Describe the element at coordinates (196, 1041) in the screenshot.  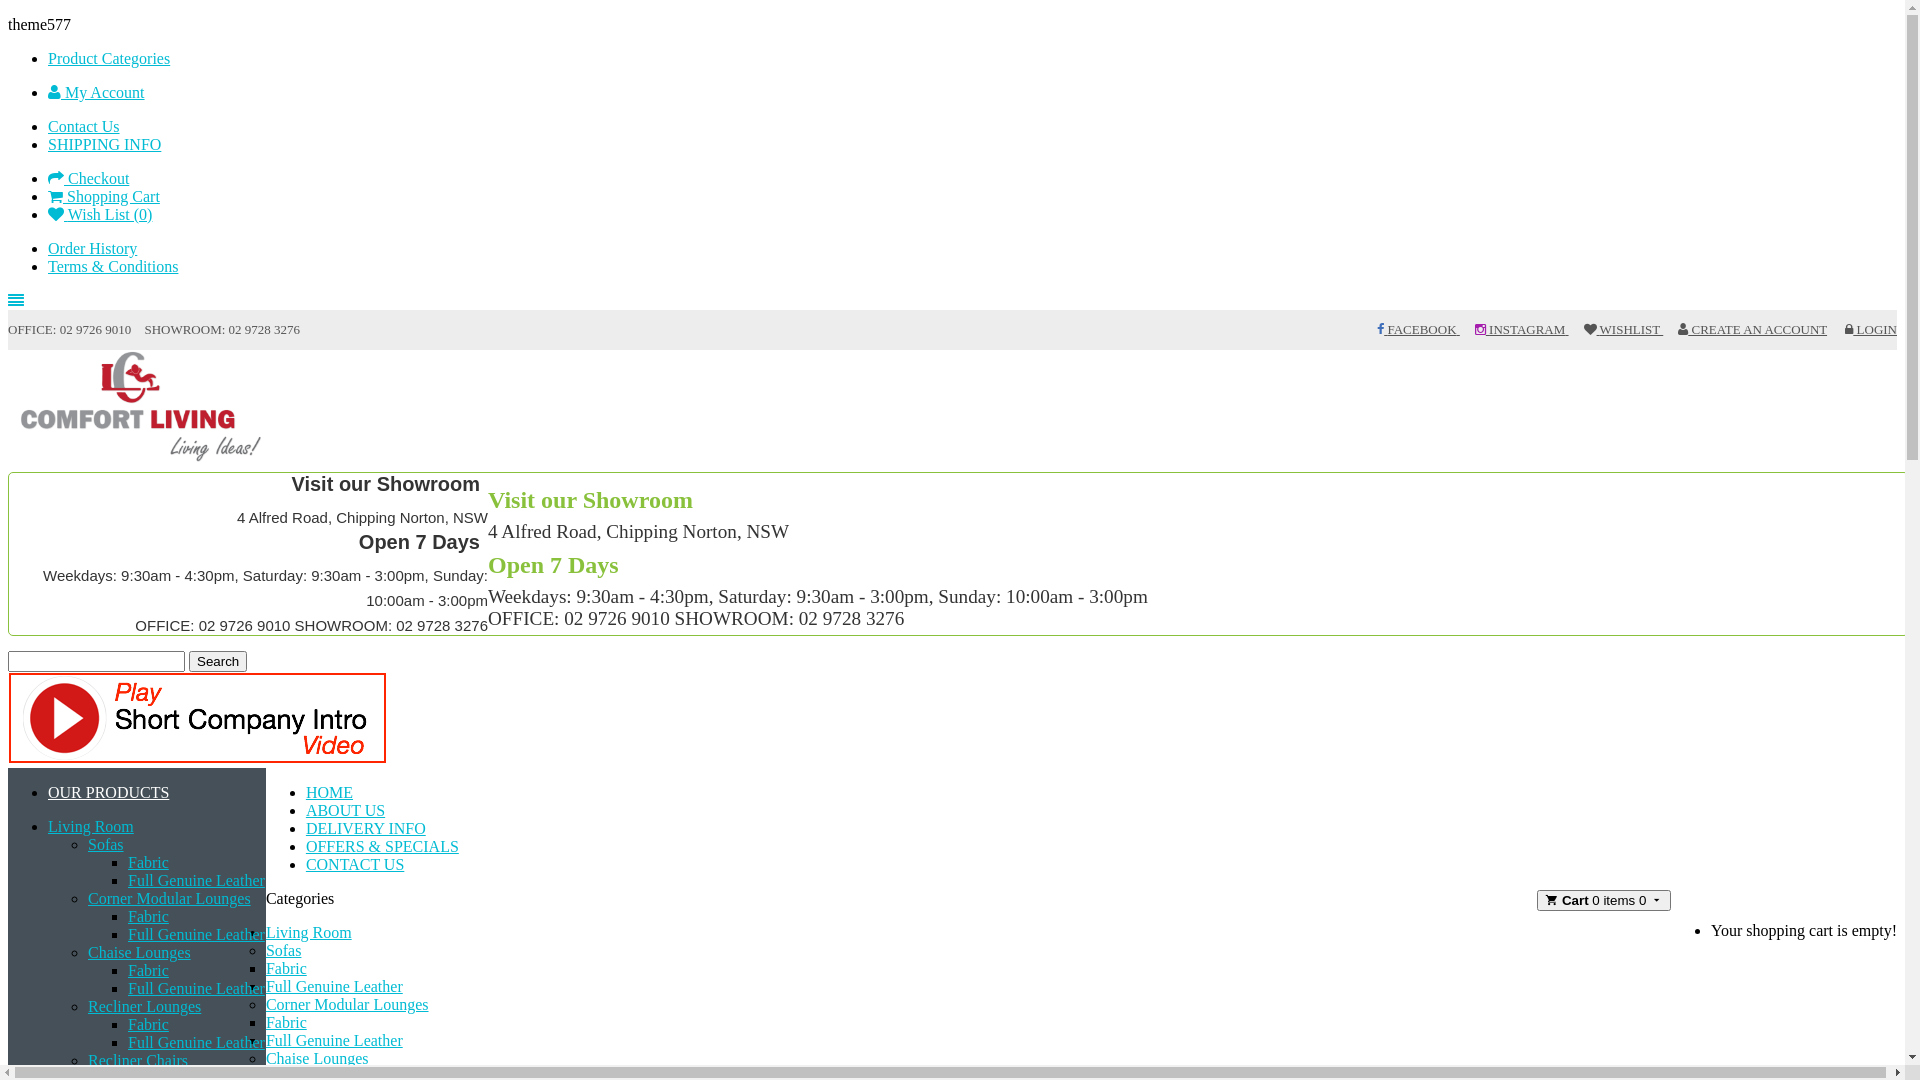
I see `'Full Genuine Leather'` at that location.